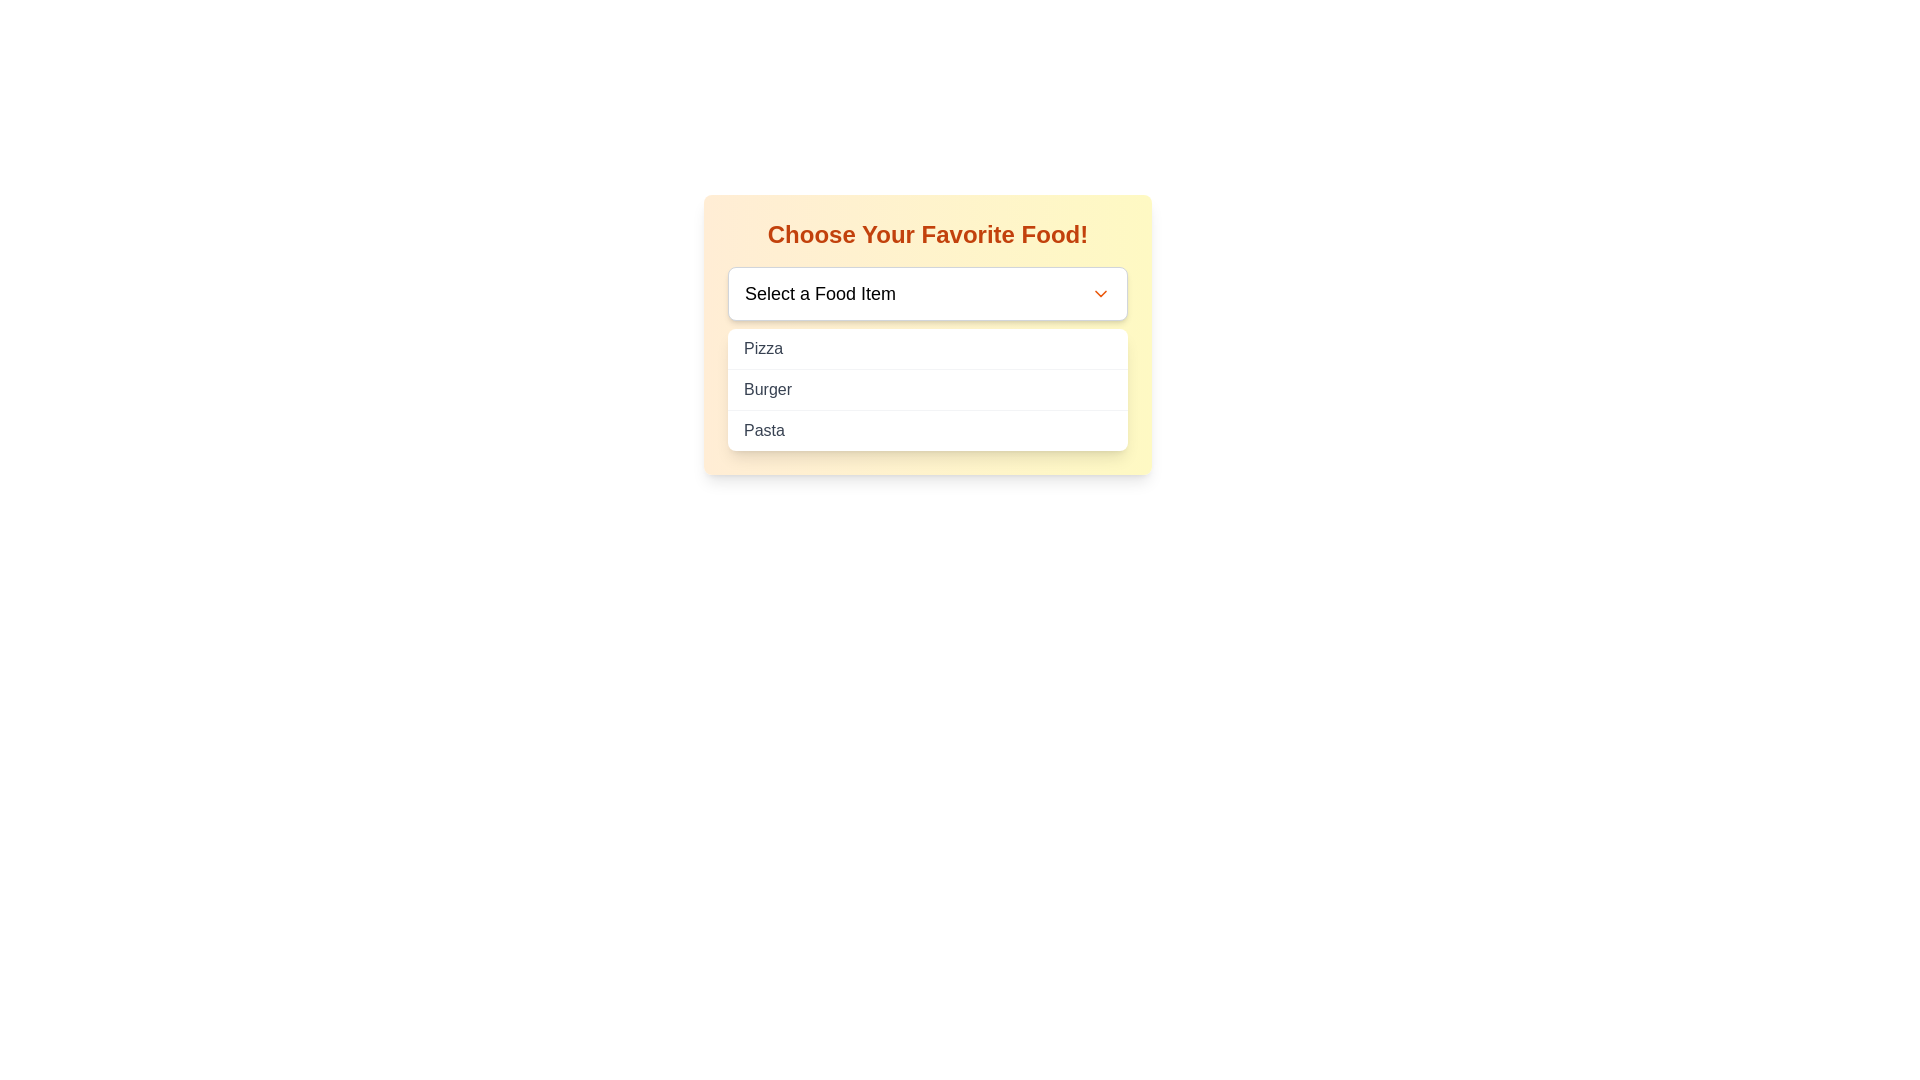 The width and height of the screenshot is (1920, 1080). Describe the element at coordinates (820, 293) in the screenshot. I see `the text label within the dropdown menu that indicates the purpose of the food item selector` at that location.